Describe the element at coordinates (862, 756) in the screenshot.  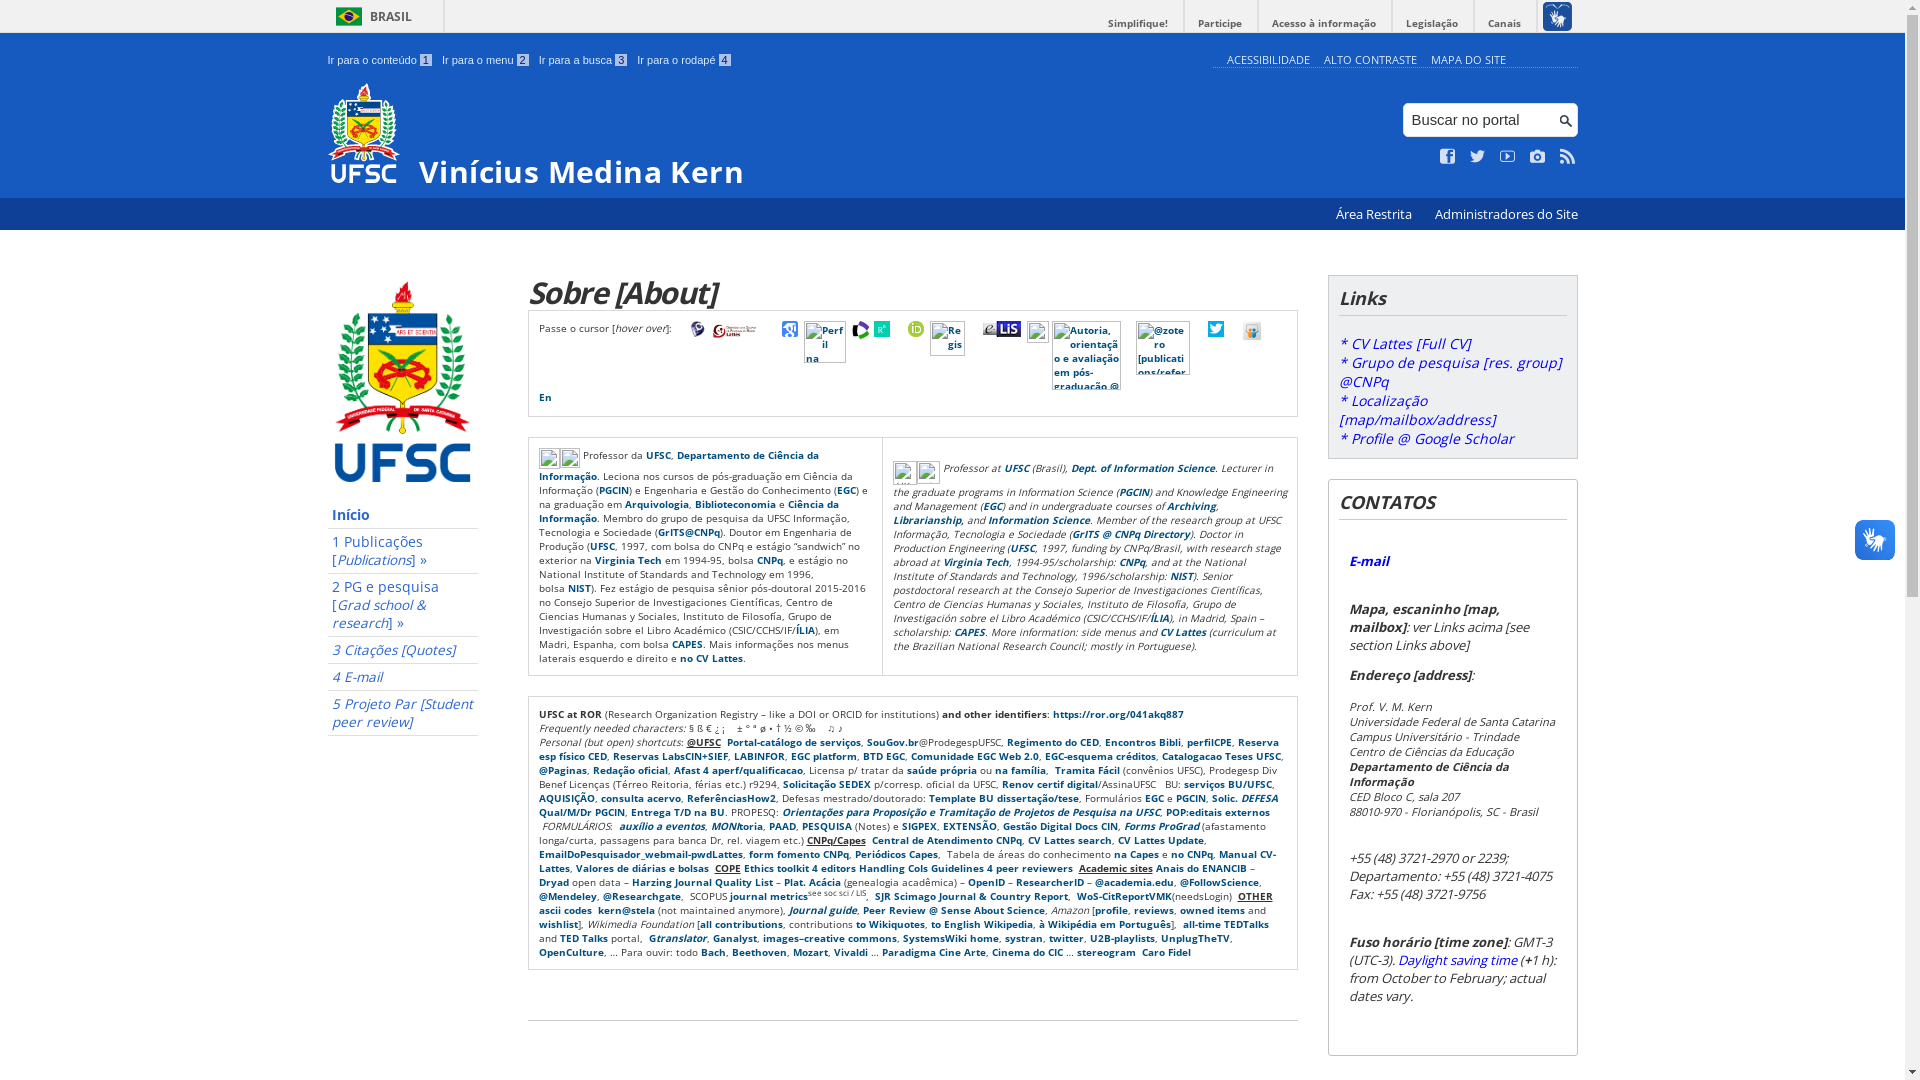
I see `'BTD EGC'` at that location.